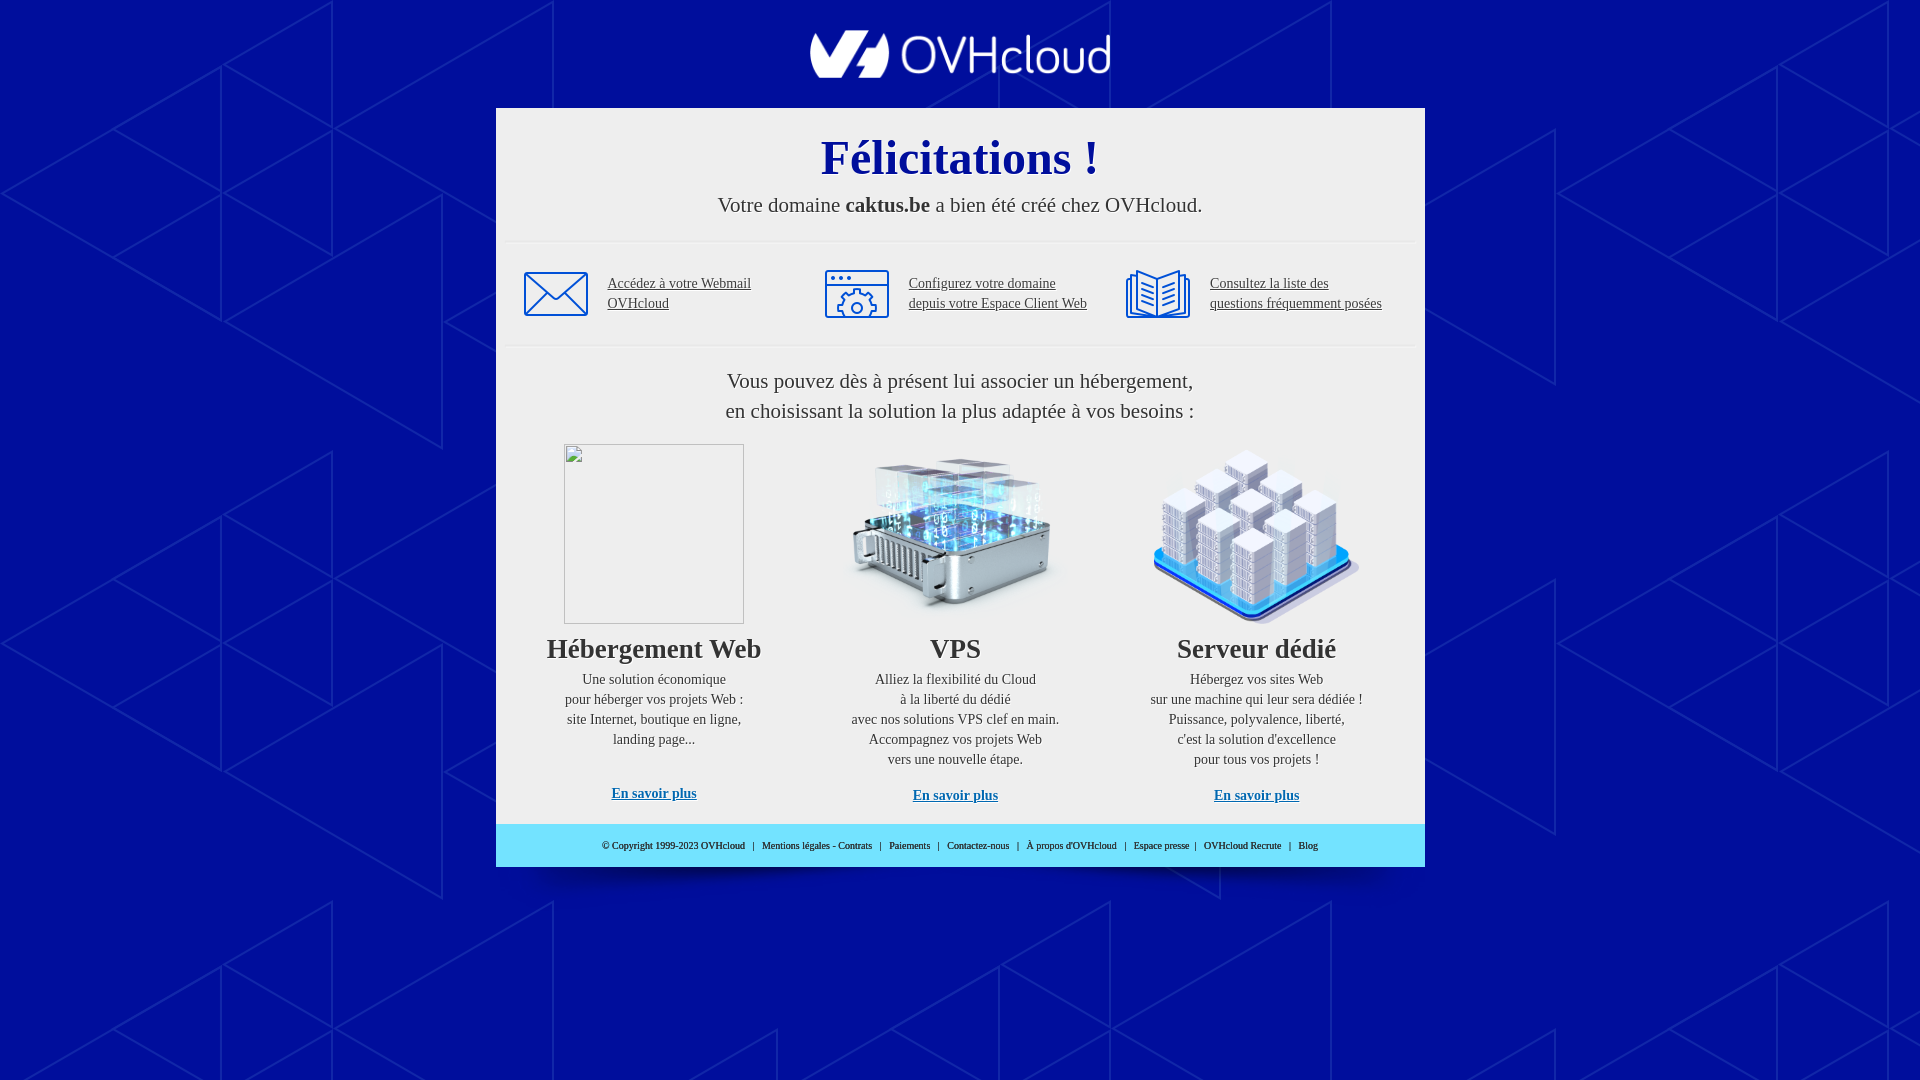 The width and height of the screenshot is (1920, 1080). I want to click on 'En savoir plus', so click(1255, 794).